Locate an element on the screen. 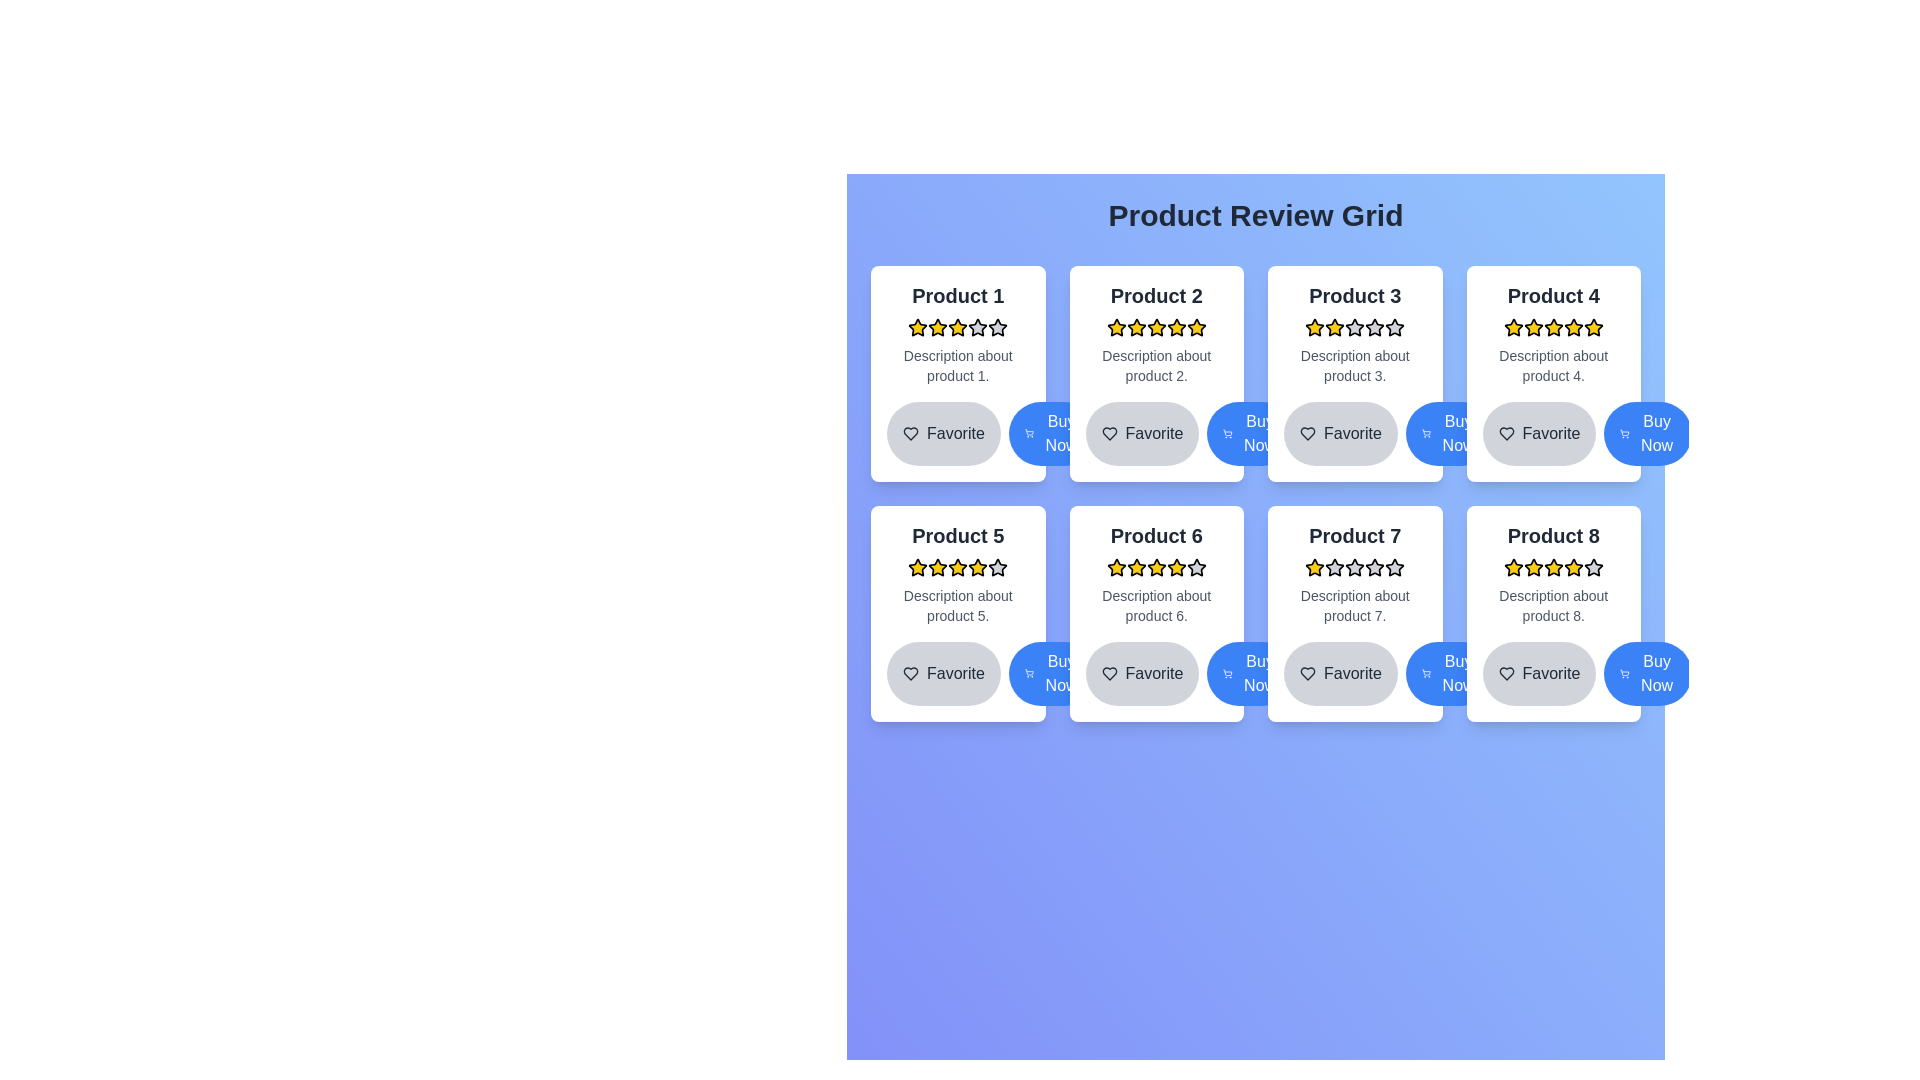  the 'Purchase' button located at the bottom right of the card for 'Product 3', which is the second button to the right of the 'Favorite' button, to initiate a purchase is located at coordinates (1449, 433).